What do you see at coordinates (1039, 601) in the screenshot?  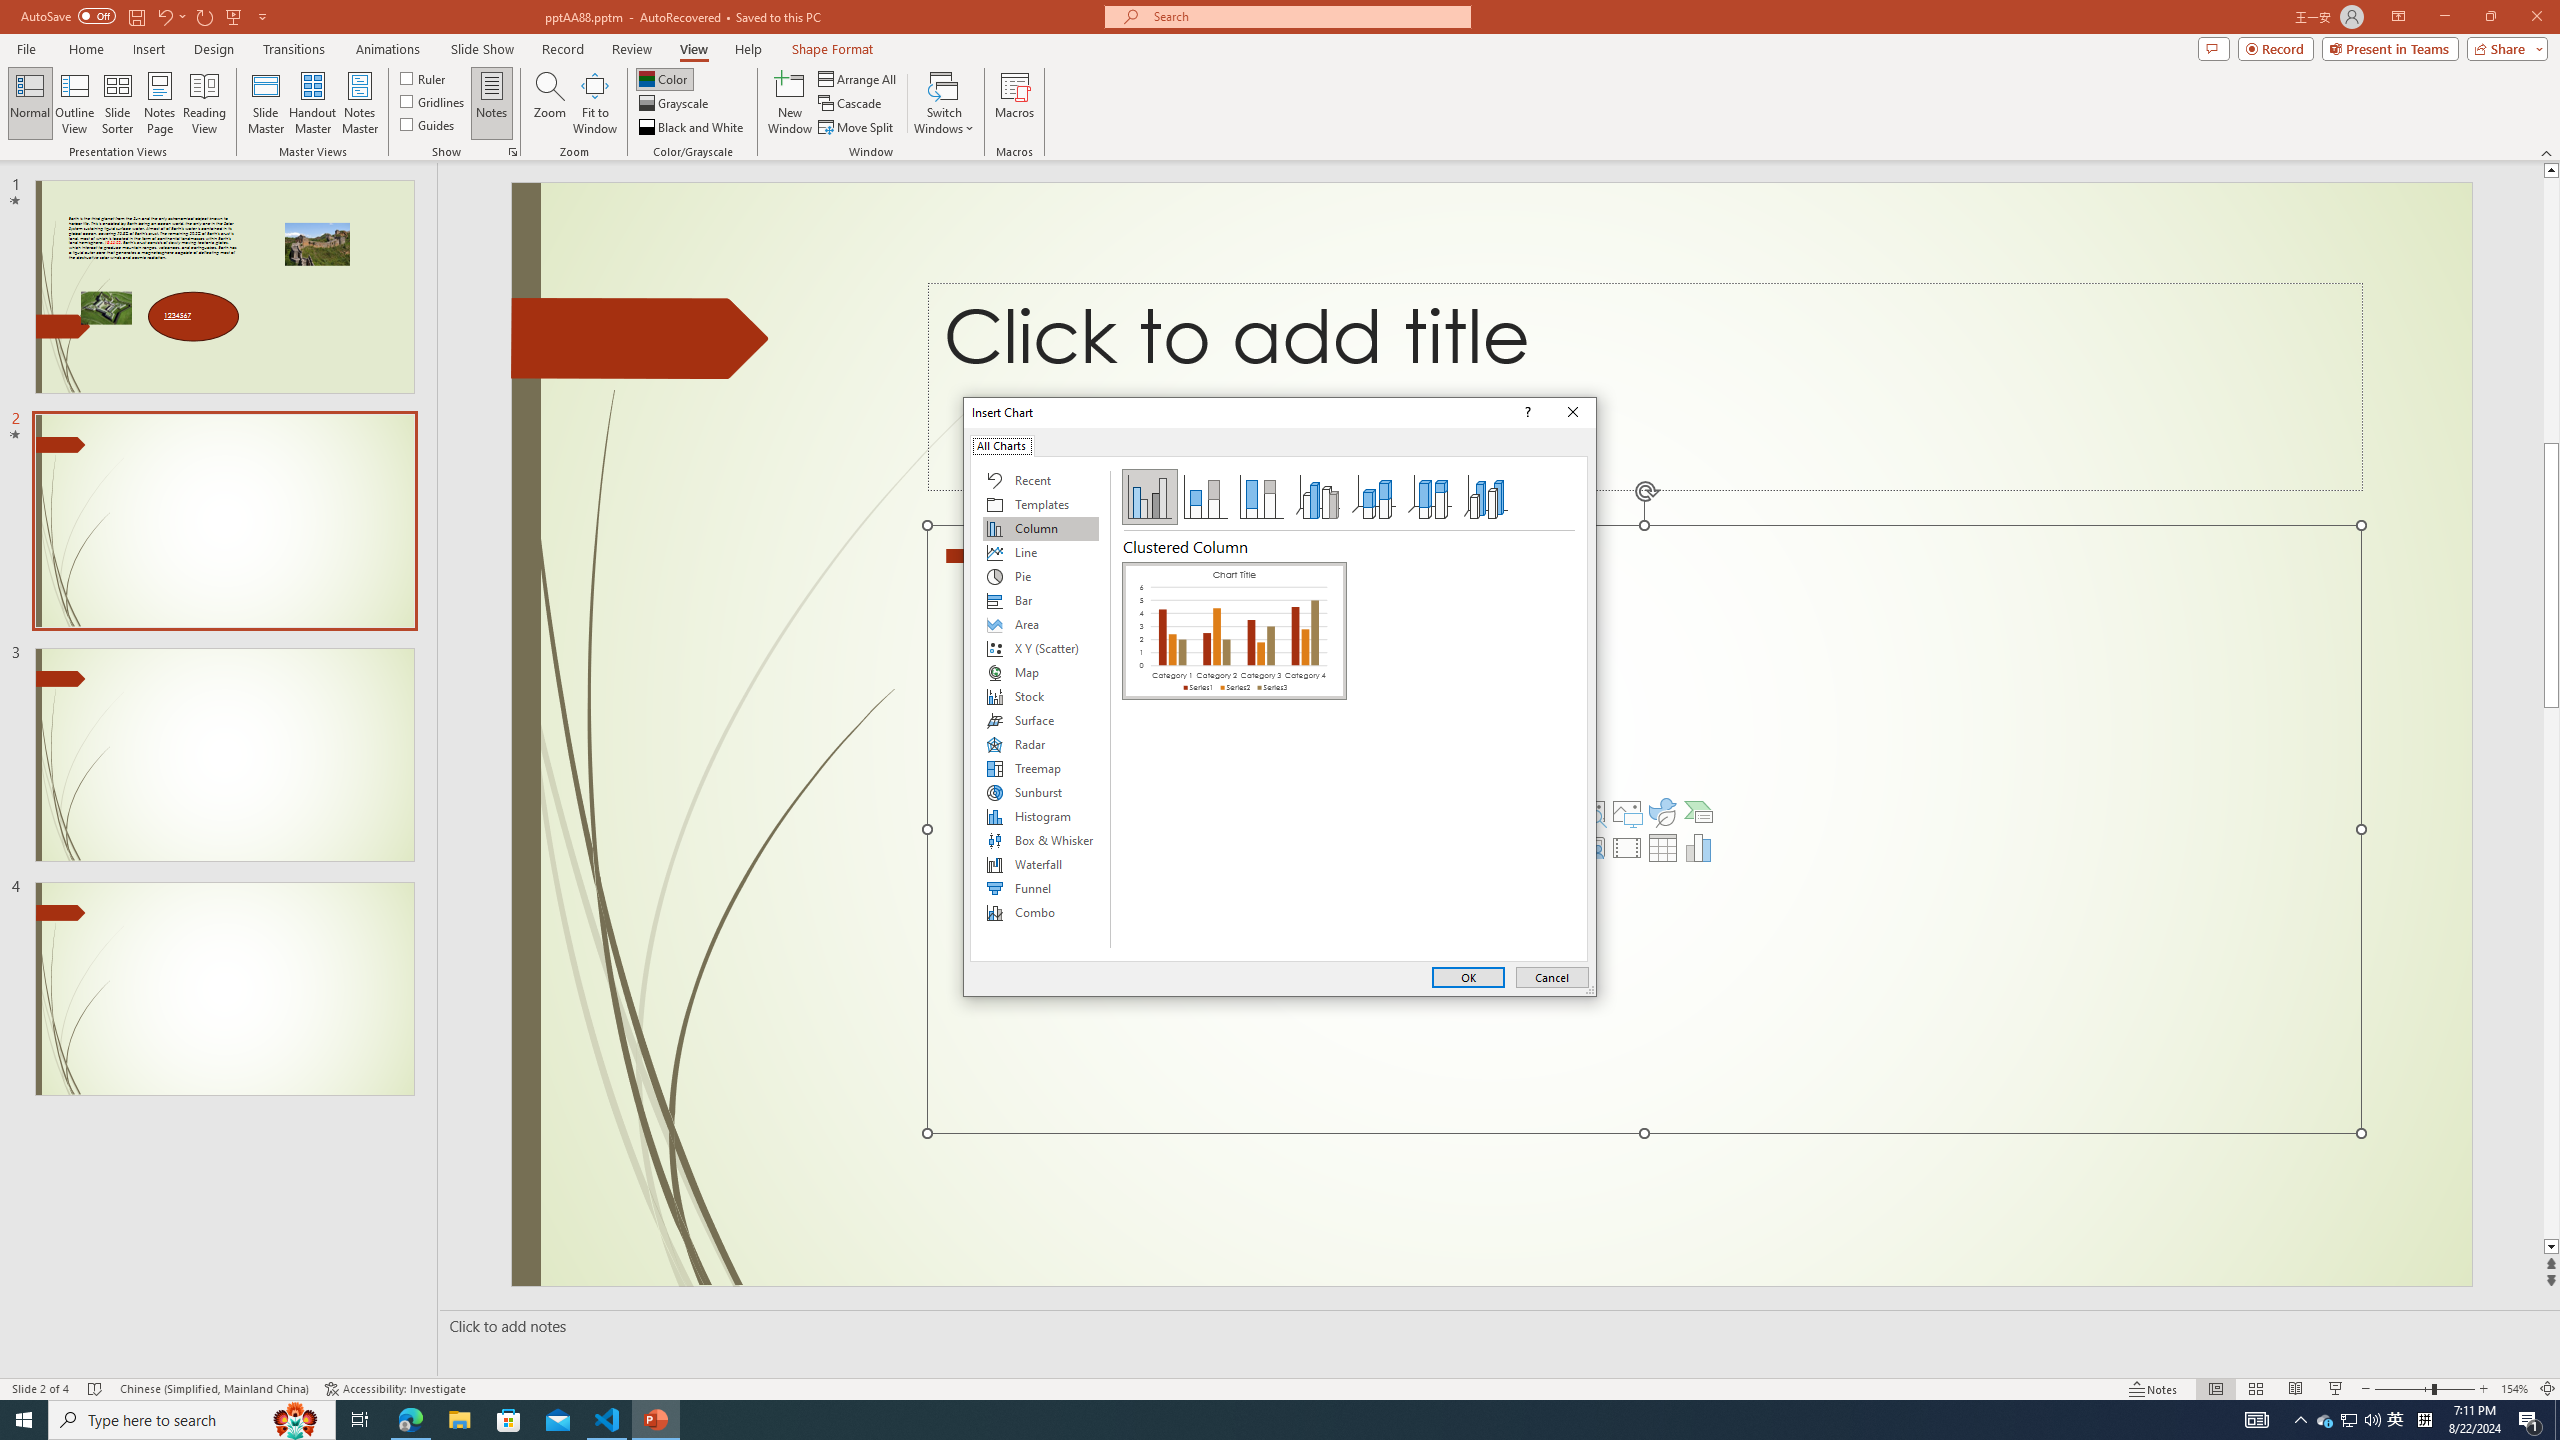 I see `'Bar'` at bounding box center [1039, 601].